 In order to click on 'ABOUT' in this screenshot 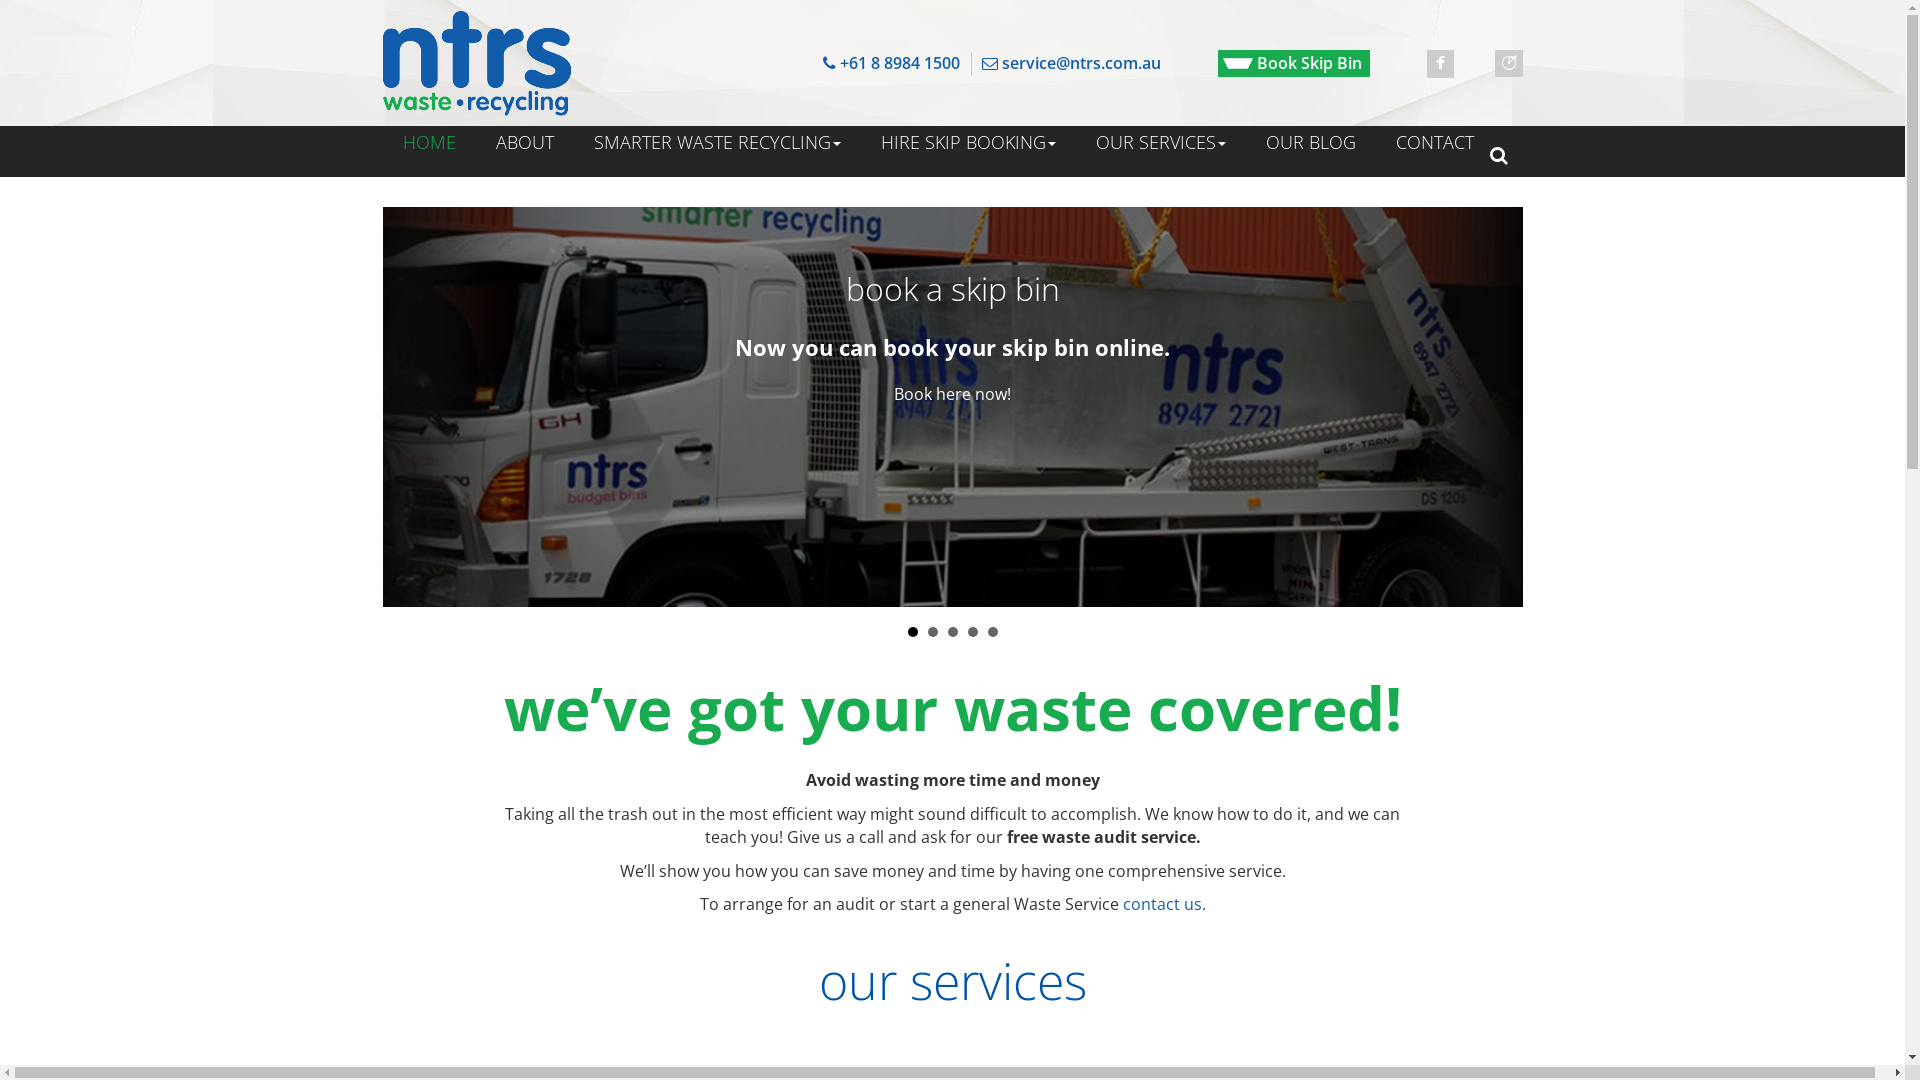, I will do `click(474, 141)`.